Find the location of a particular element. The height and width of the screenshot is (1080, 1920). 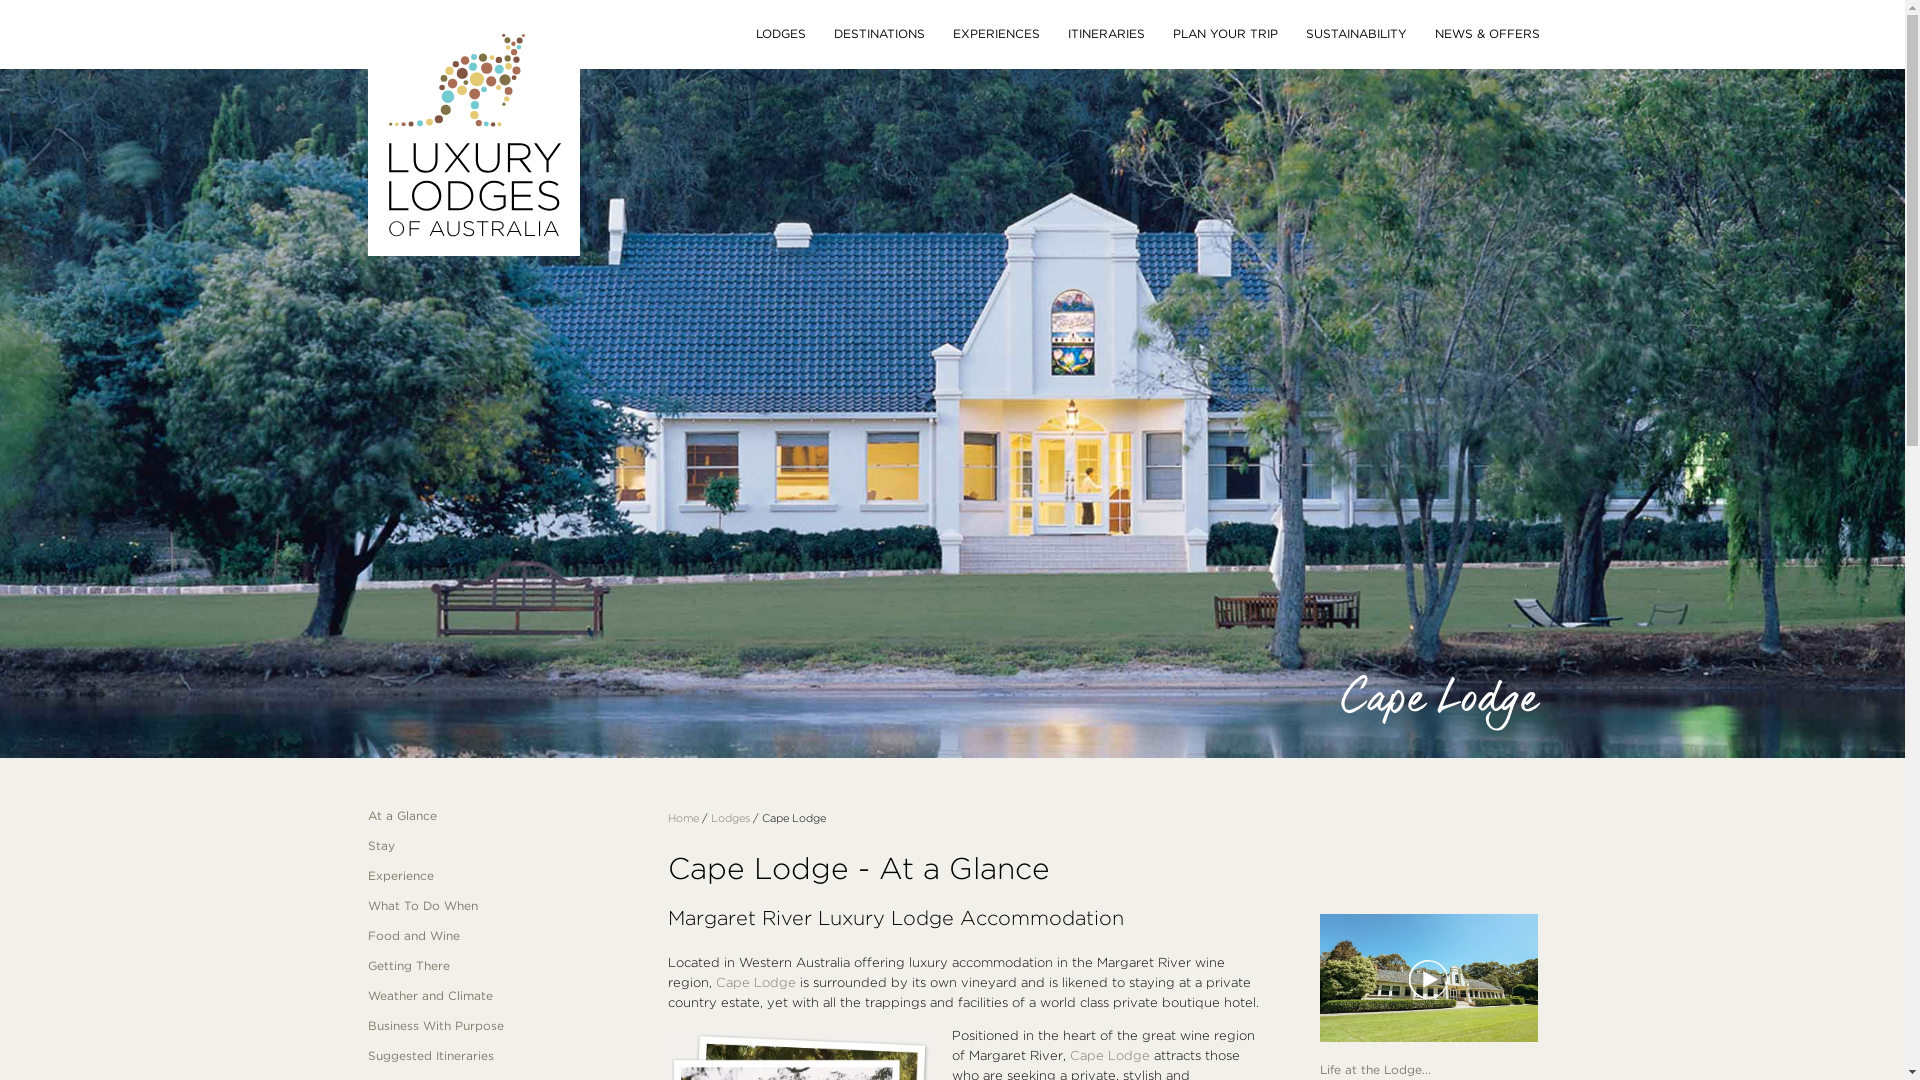

'At a Glance' is located at coordinates (503, 816).